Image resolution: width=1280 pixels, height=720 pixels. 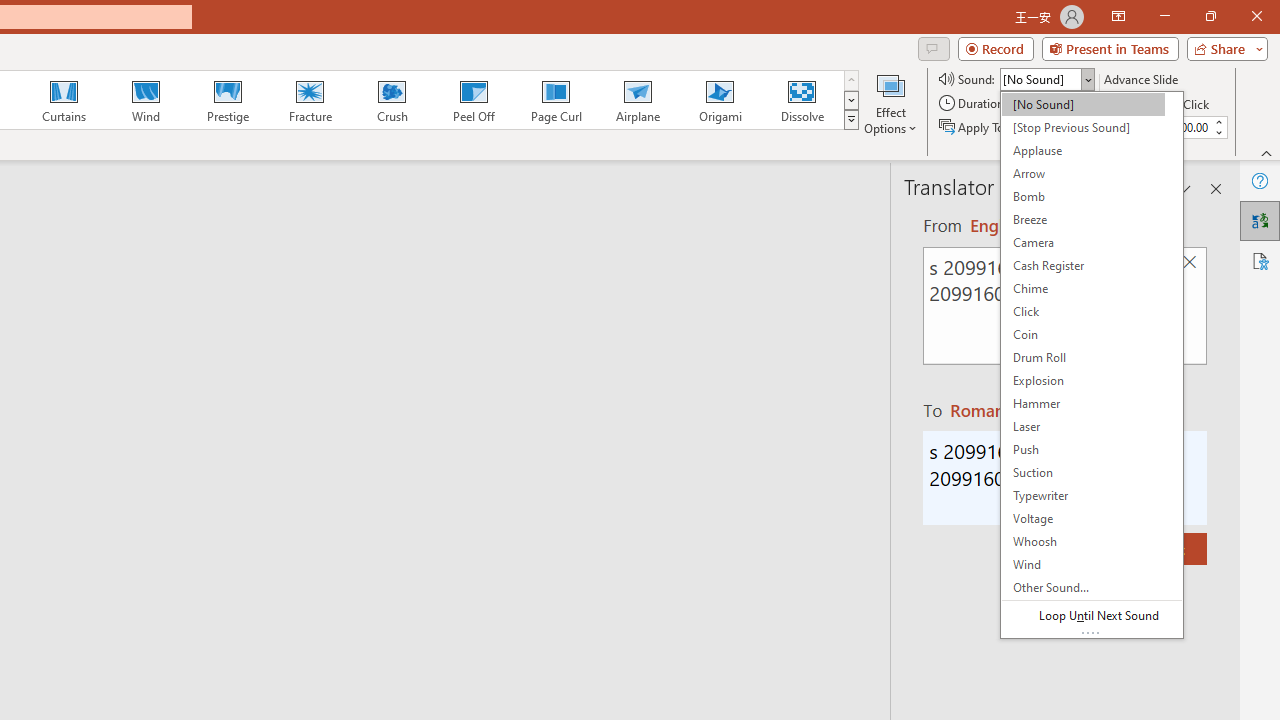 What do you see at coordinates (555, 100) in the screenshot?
I see `'Page Curl'` at bounding box center [555, 100].